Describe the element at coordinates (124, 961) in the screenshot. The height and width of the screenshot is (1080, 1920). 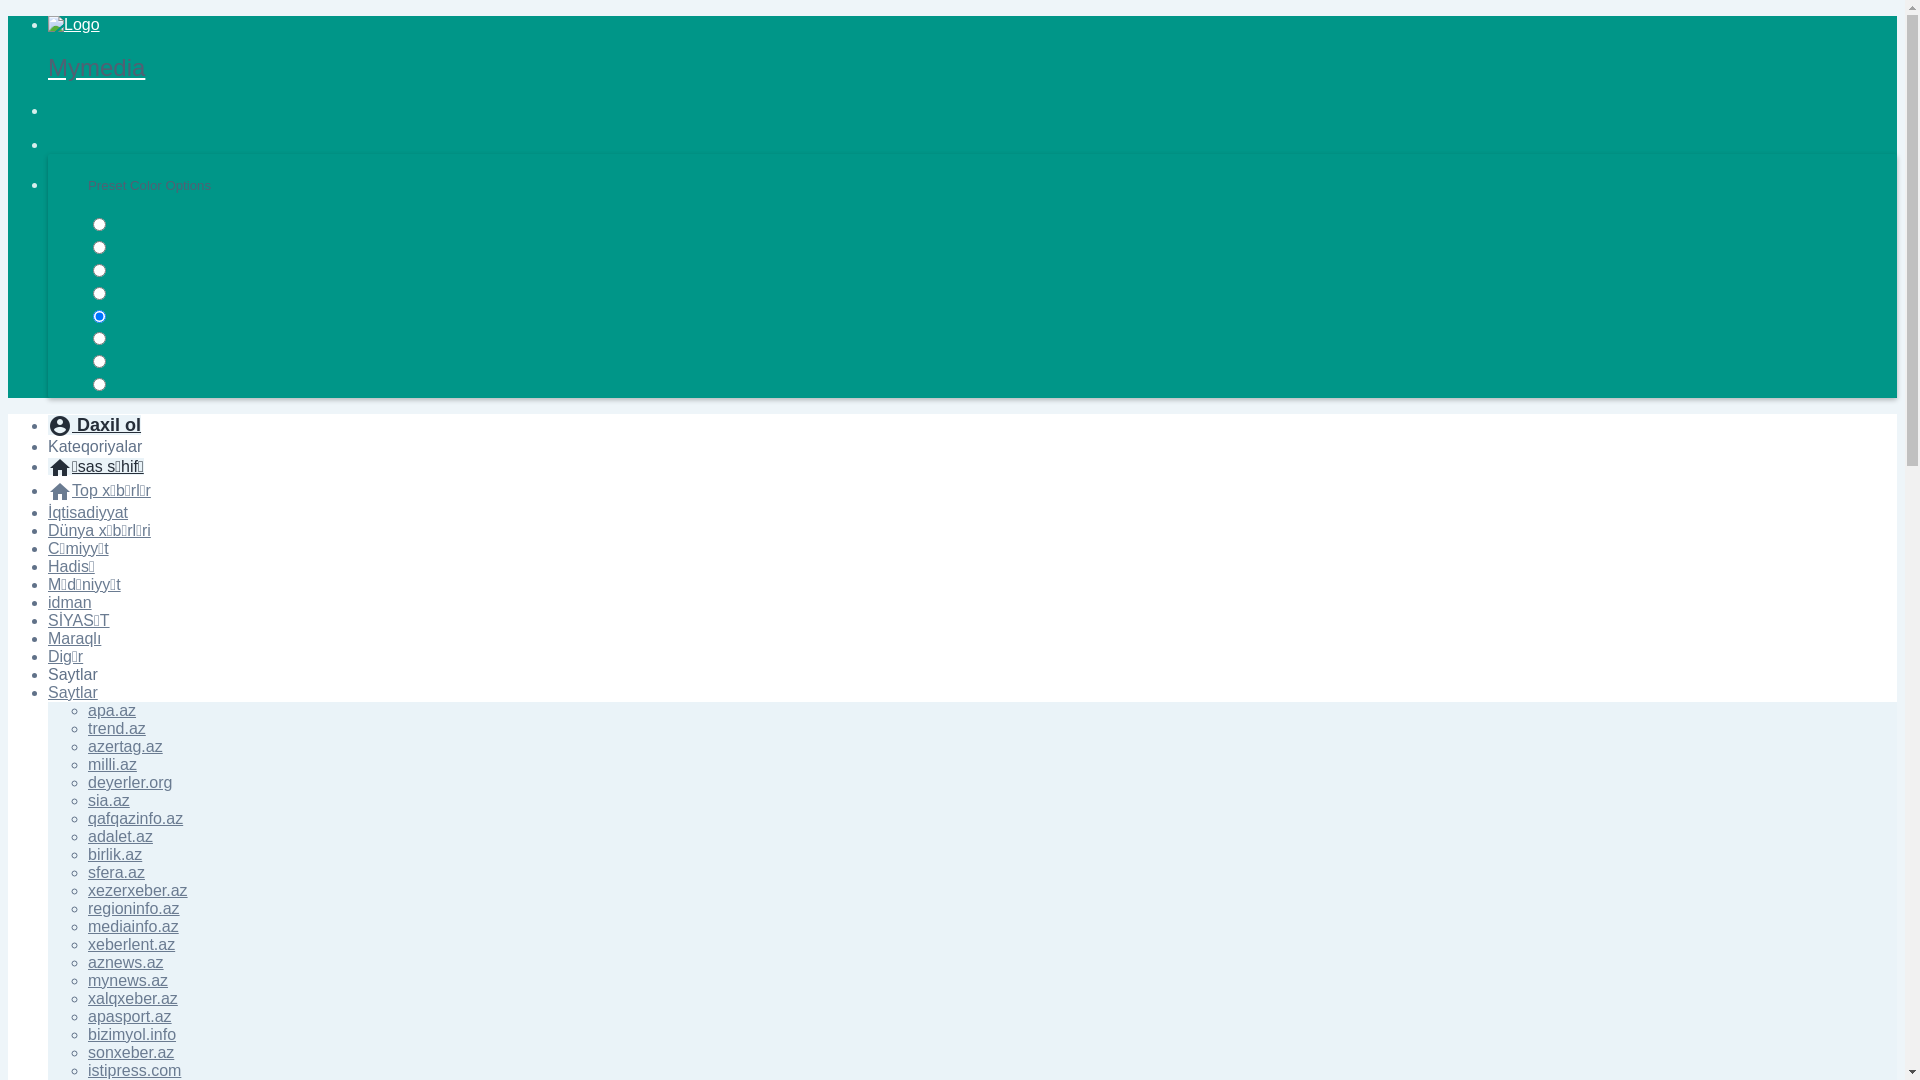
I see `'aznews.az'` at that location.